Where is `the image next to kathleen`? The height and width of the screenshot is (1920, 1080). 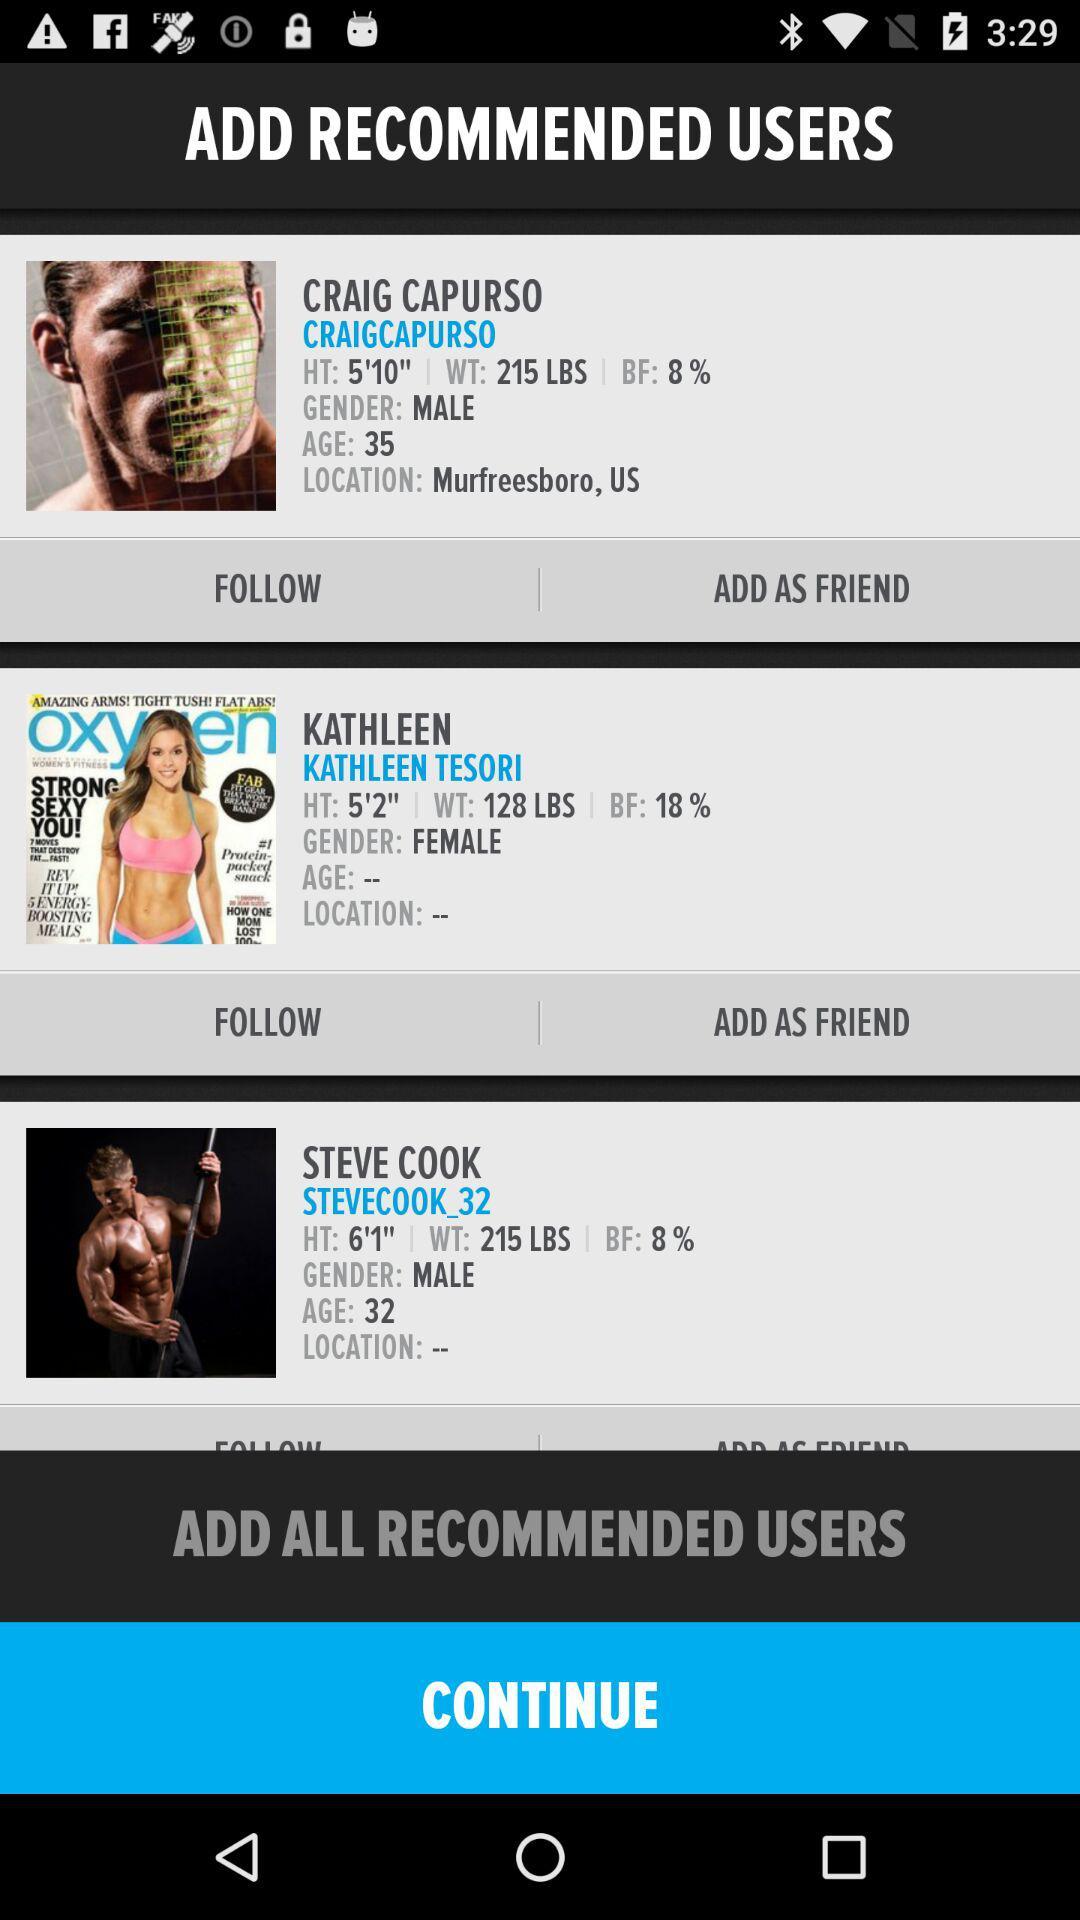 the image next to kathleen is located at coordinates (149, 819).